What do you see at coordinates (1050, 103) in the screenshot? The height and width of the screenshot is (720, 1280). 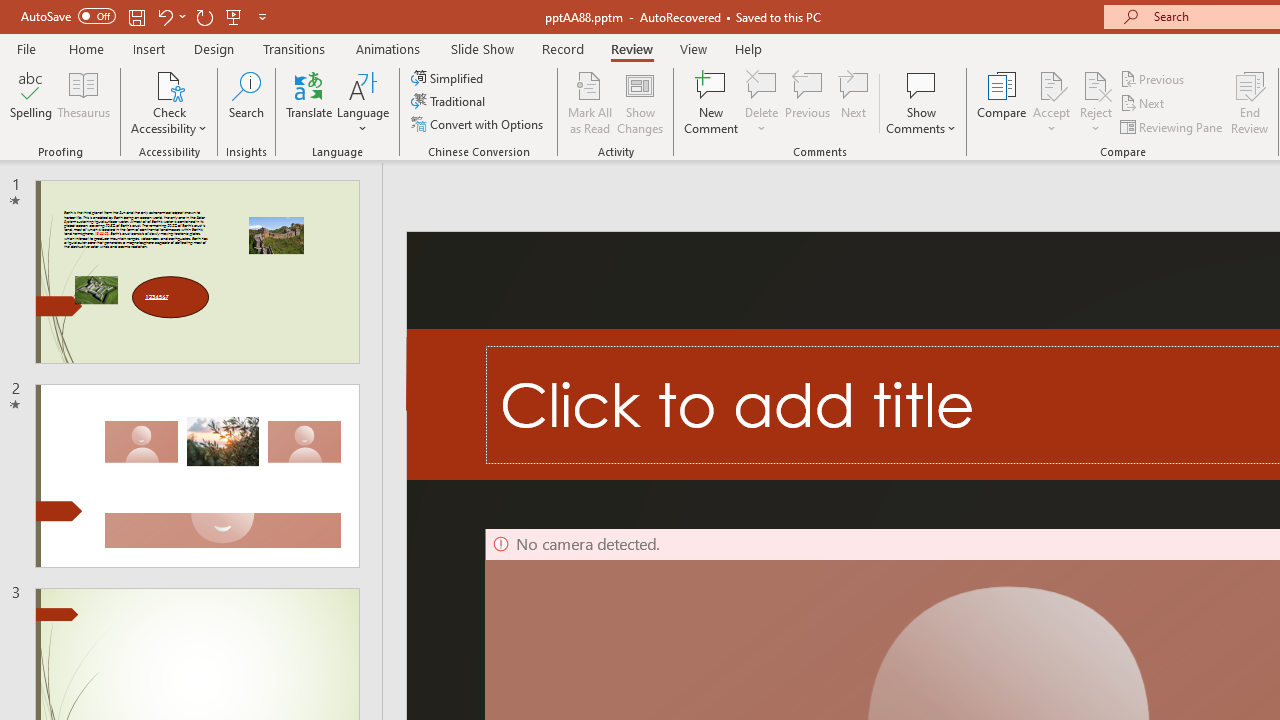 I see `'Accept'` at bounding box center [1050, 103].